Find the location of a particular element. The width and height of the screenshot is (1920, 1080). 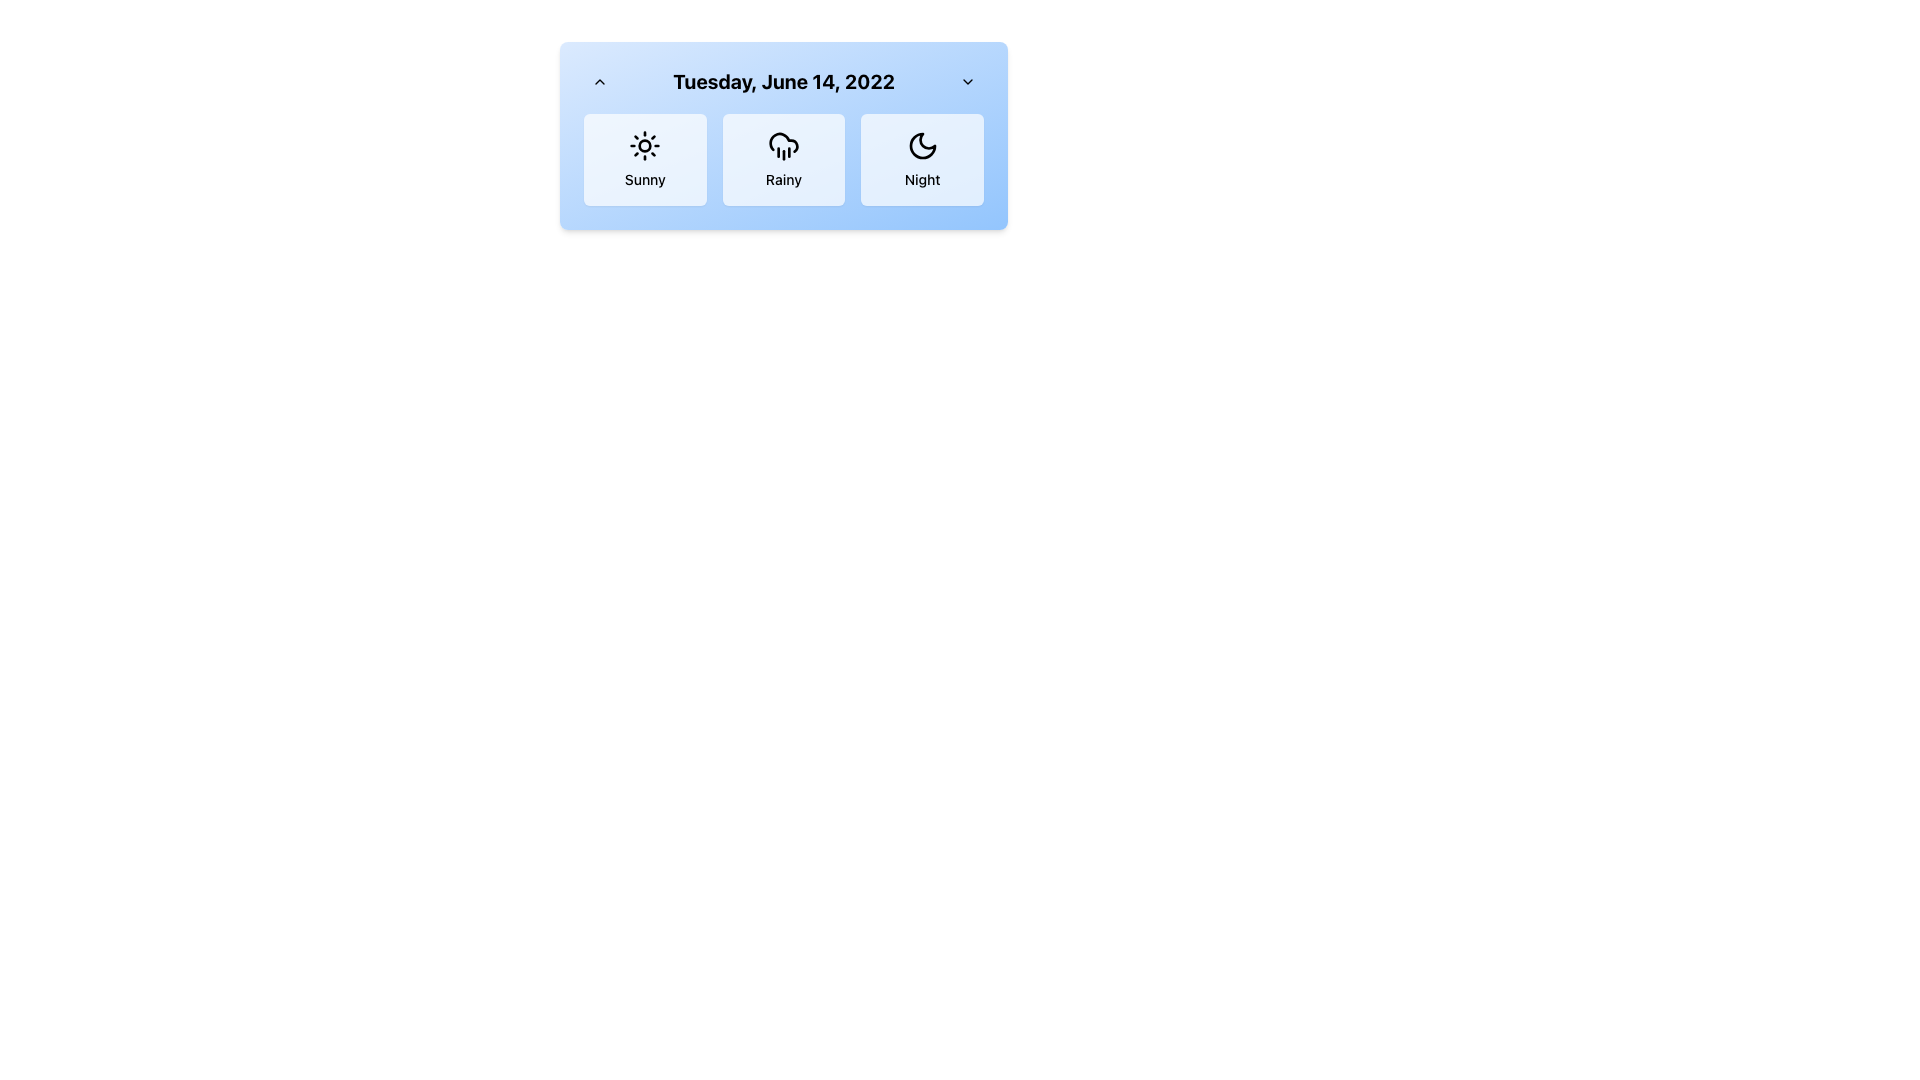

the small circular button with a downward-facing chevron icon at the far-right side of the header displaying 'Tuesday, June 14, 2022' is located at coordinates (968, 80).